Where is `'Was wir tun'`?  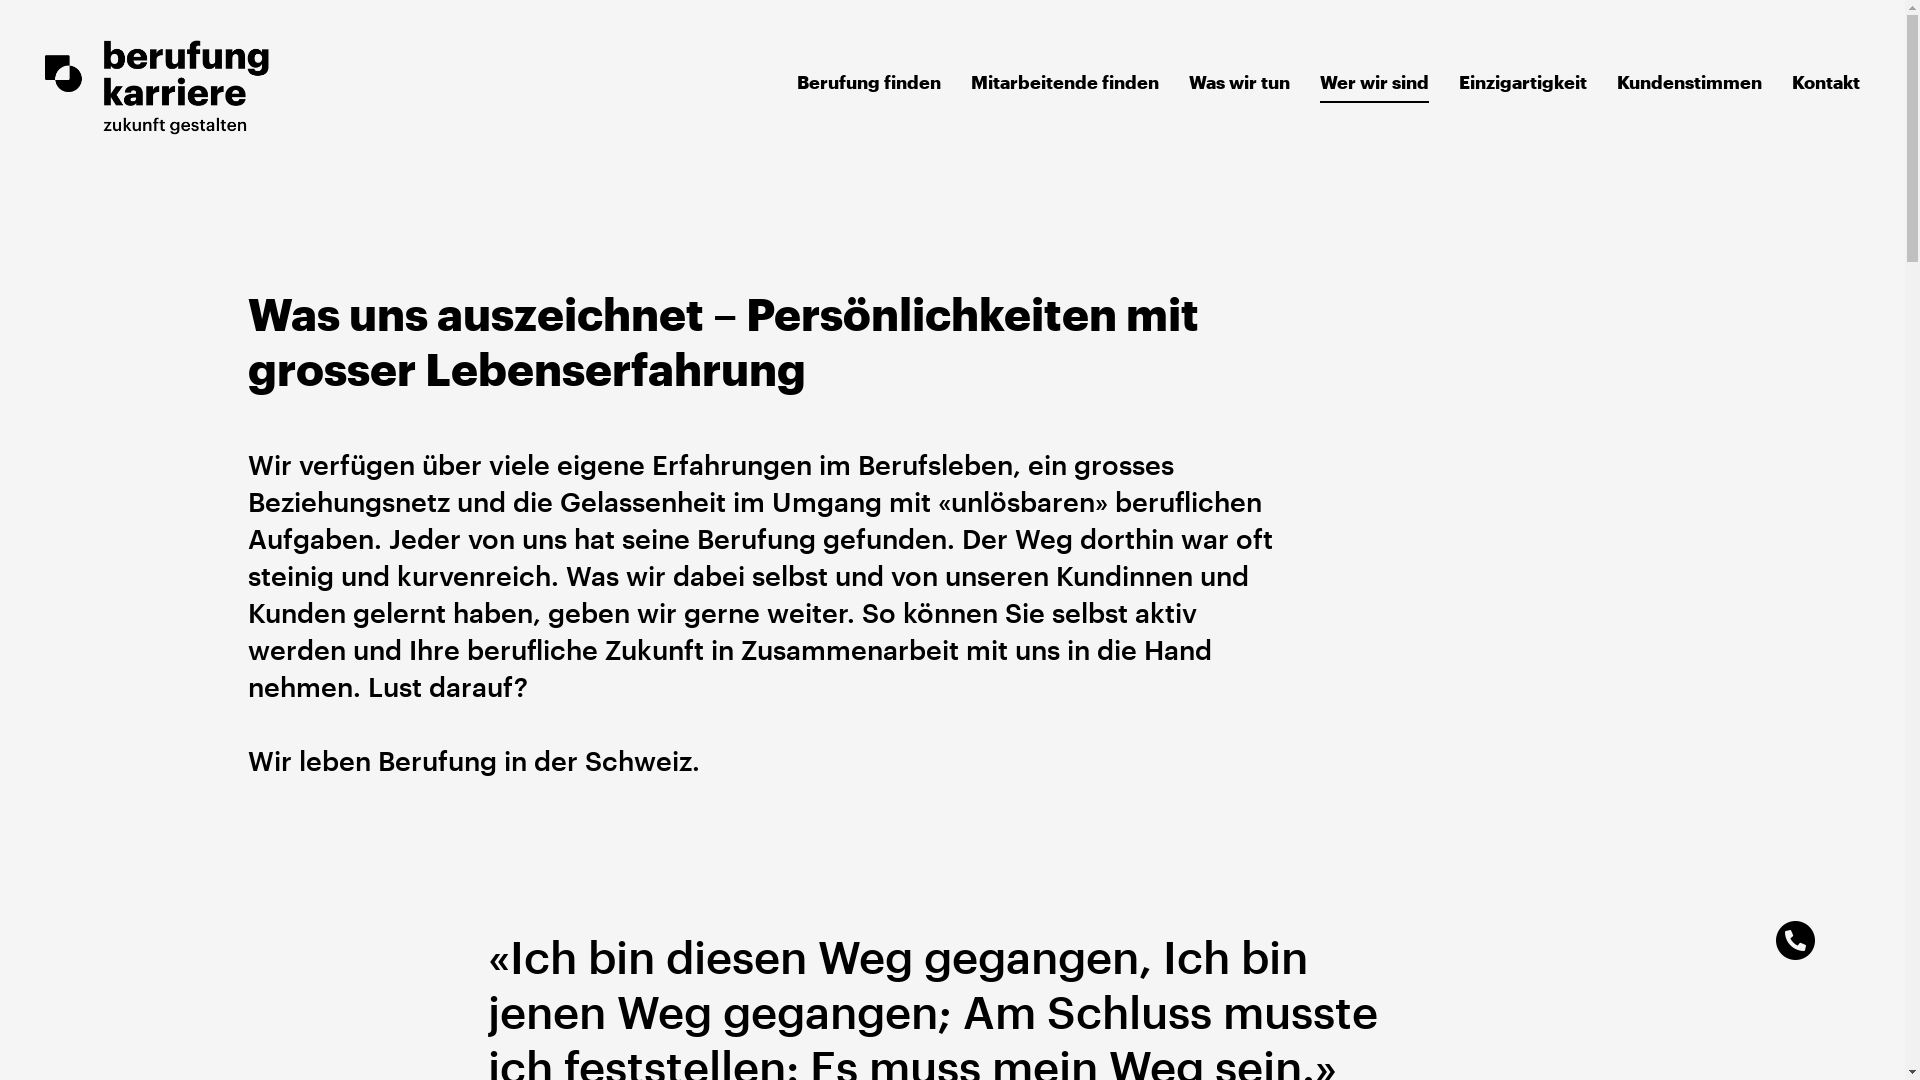 'Was wir tun' is located at coordinates (1238, 81).